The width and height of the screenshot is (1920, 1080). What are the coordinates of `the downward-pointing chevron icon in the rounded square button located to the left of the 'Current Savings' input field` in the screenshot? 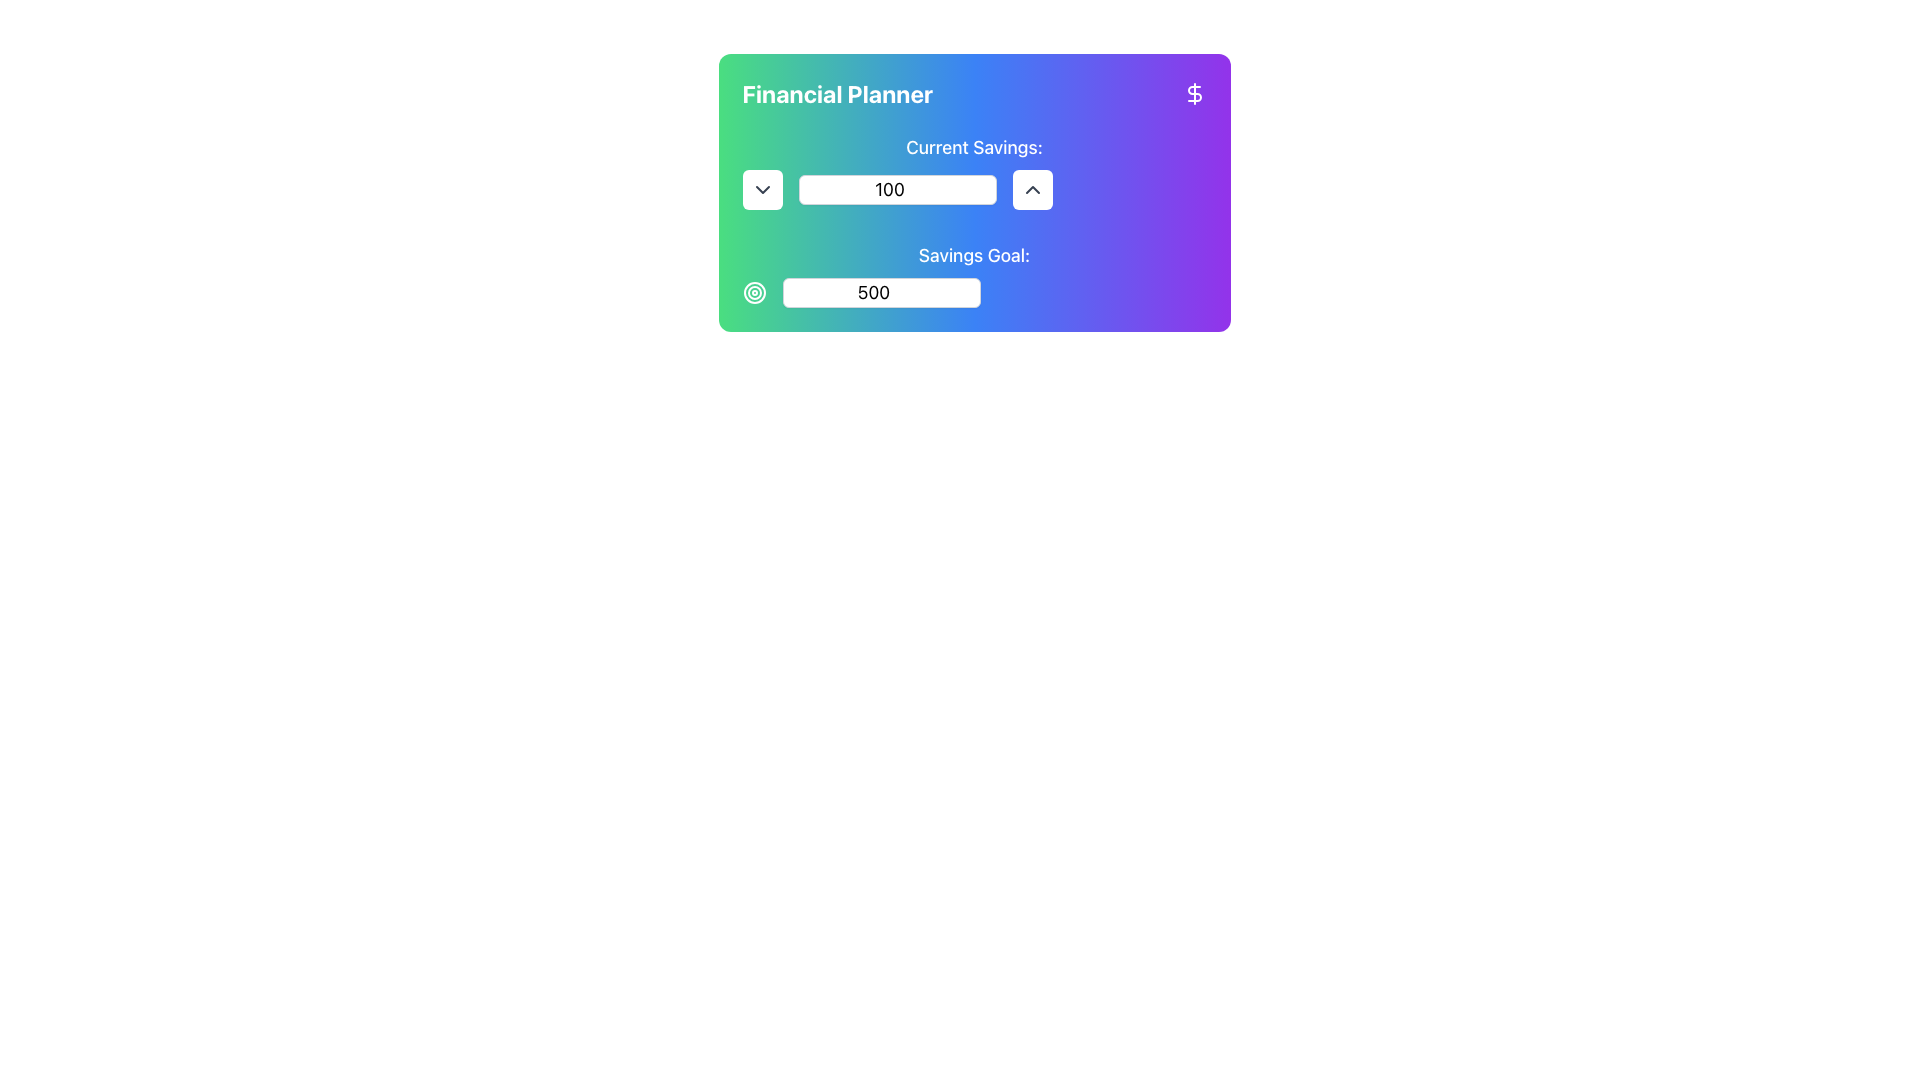 It's located at (761, 189).